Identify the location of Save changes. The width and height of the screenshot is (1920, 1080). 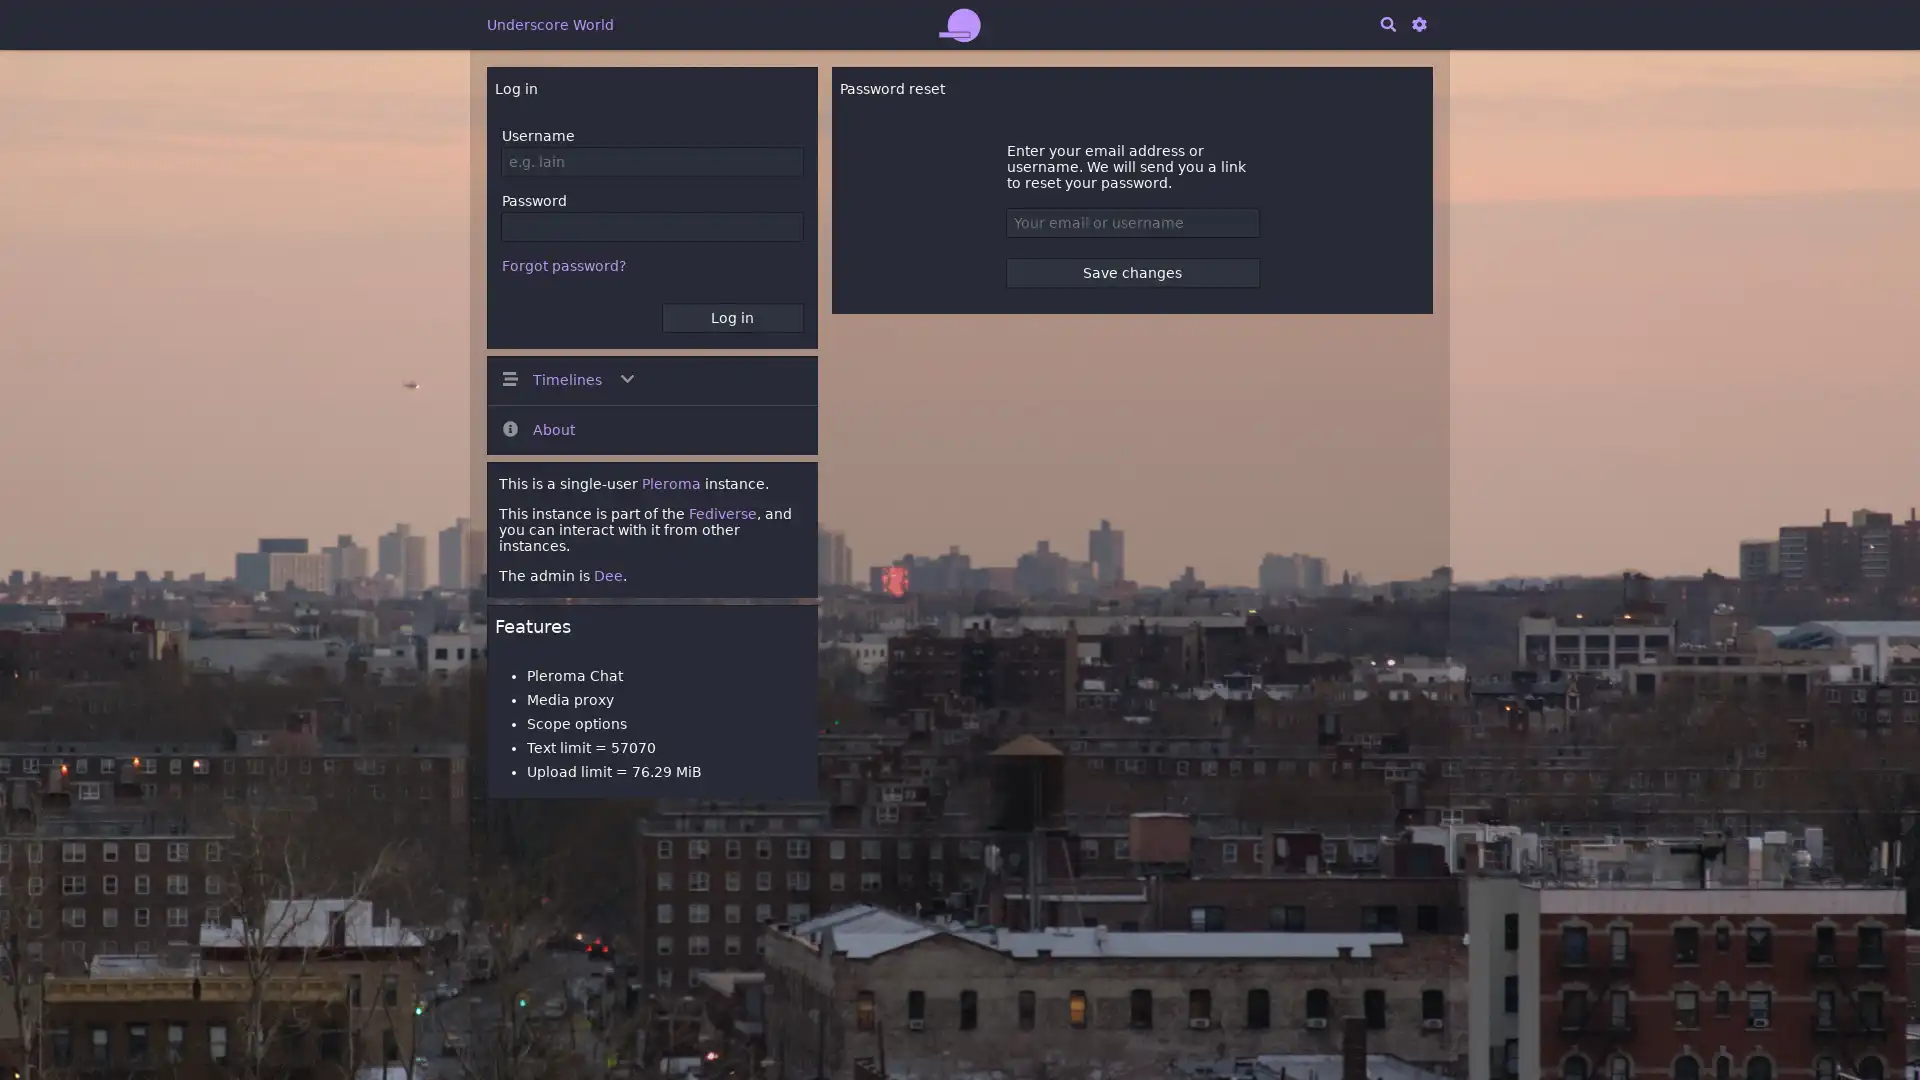
(1132, 273).